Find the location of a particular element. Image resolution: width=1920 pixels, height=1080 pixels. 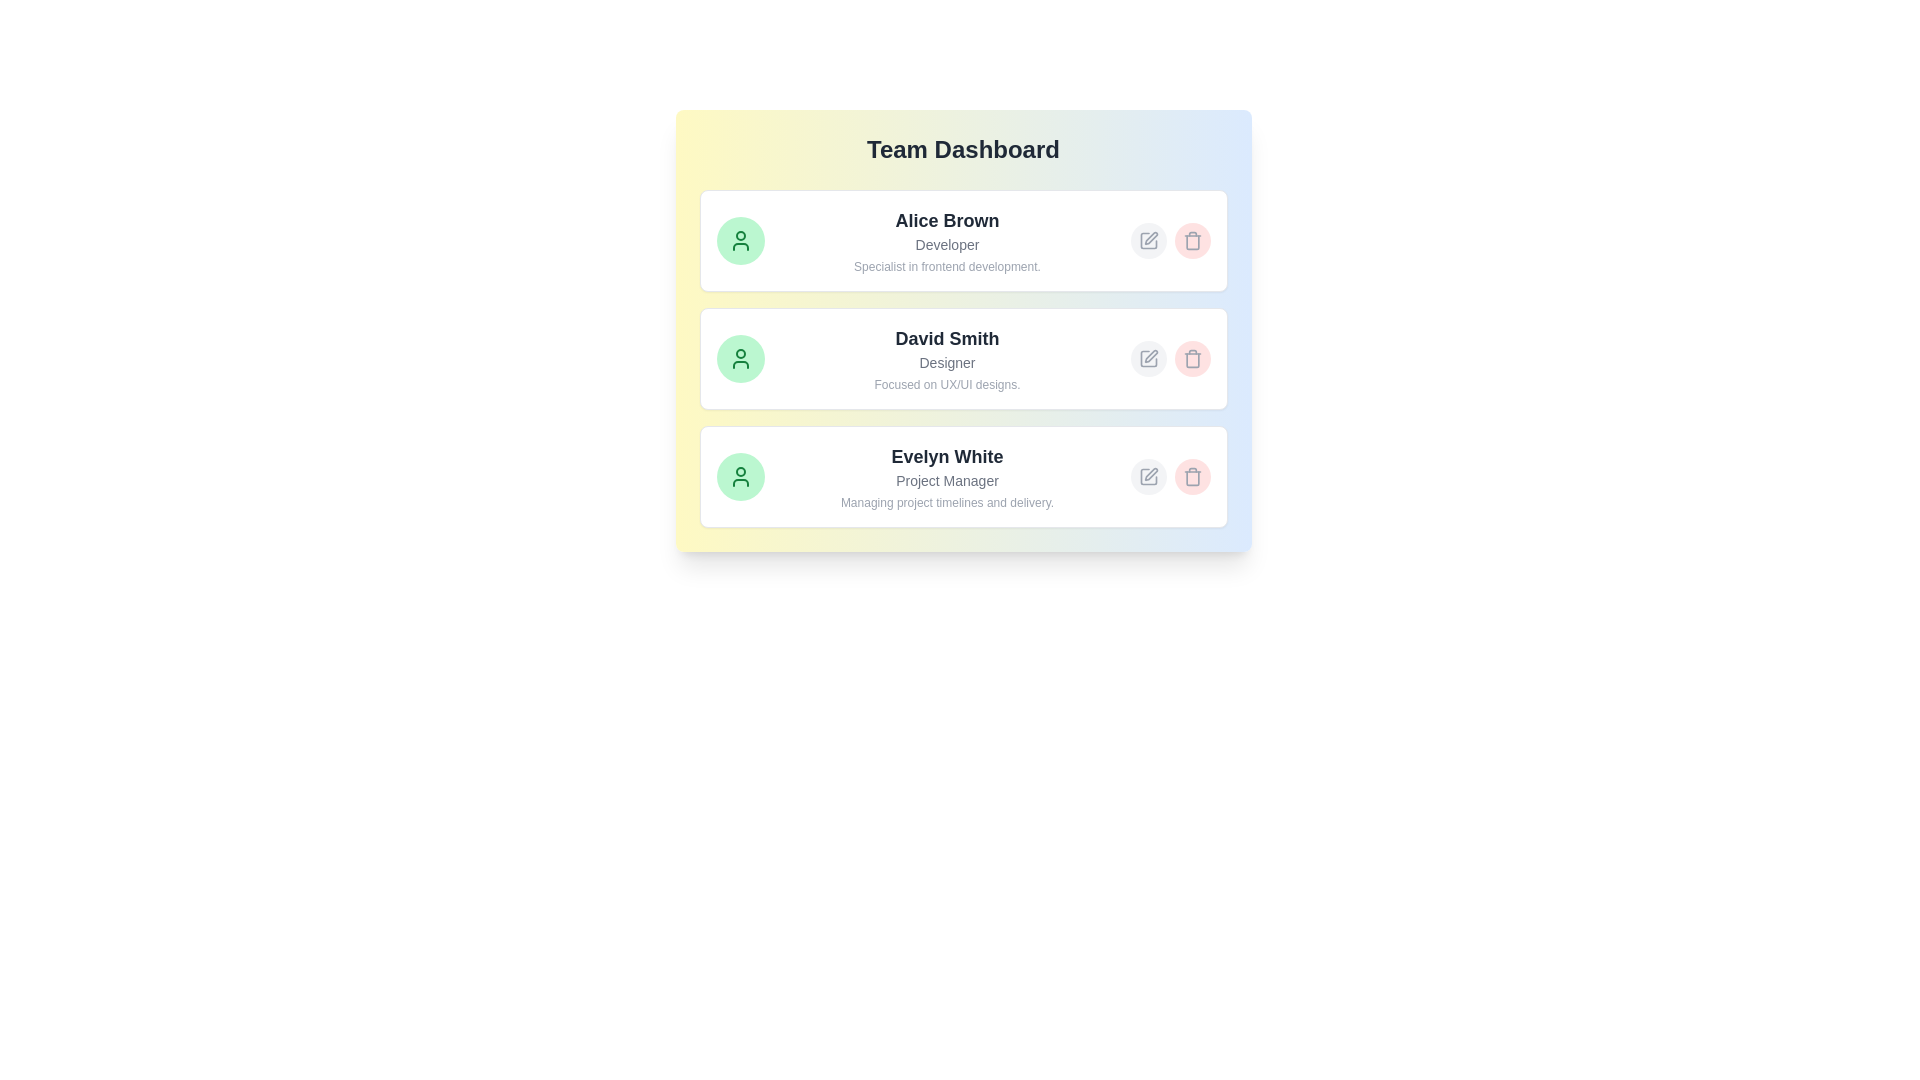

the SVG user icon within the circular green background on the left side of the third profile card for 'Evelyn White' is located at coordinates (739, 477).